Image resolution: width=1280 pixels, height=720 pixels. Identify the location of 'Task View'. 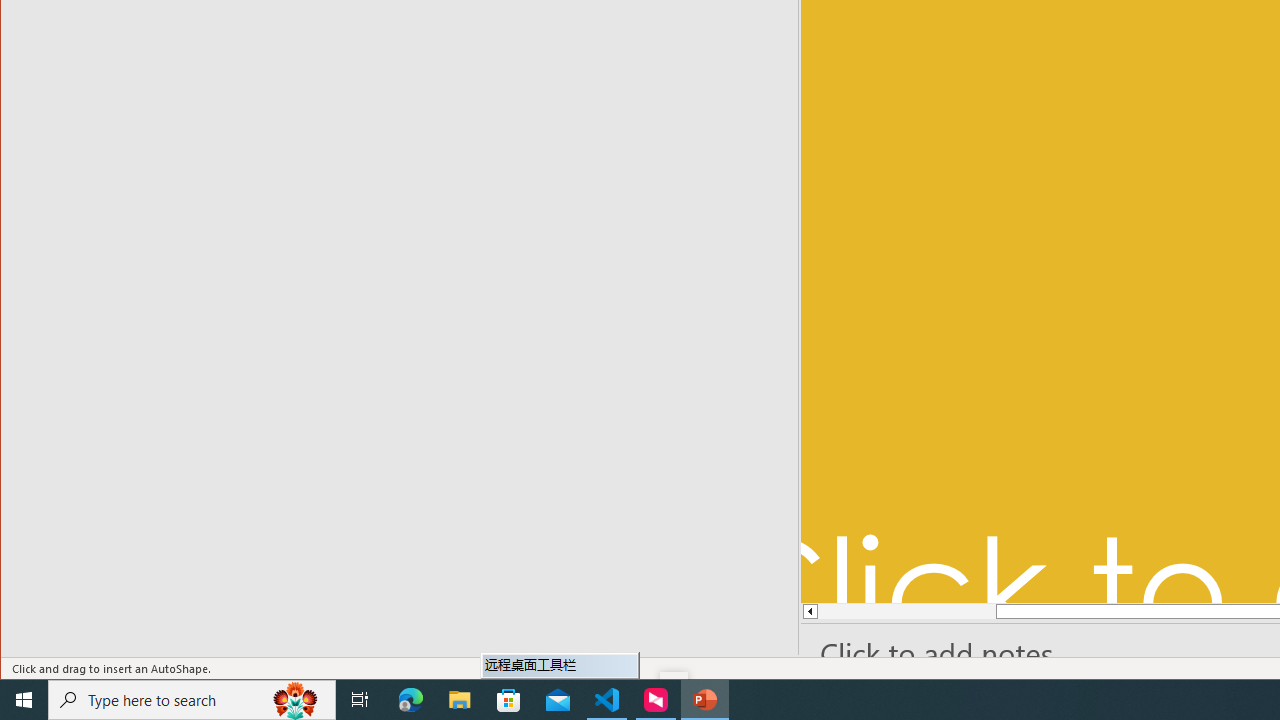
(359, 698).